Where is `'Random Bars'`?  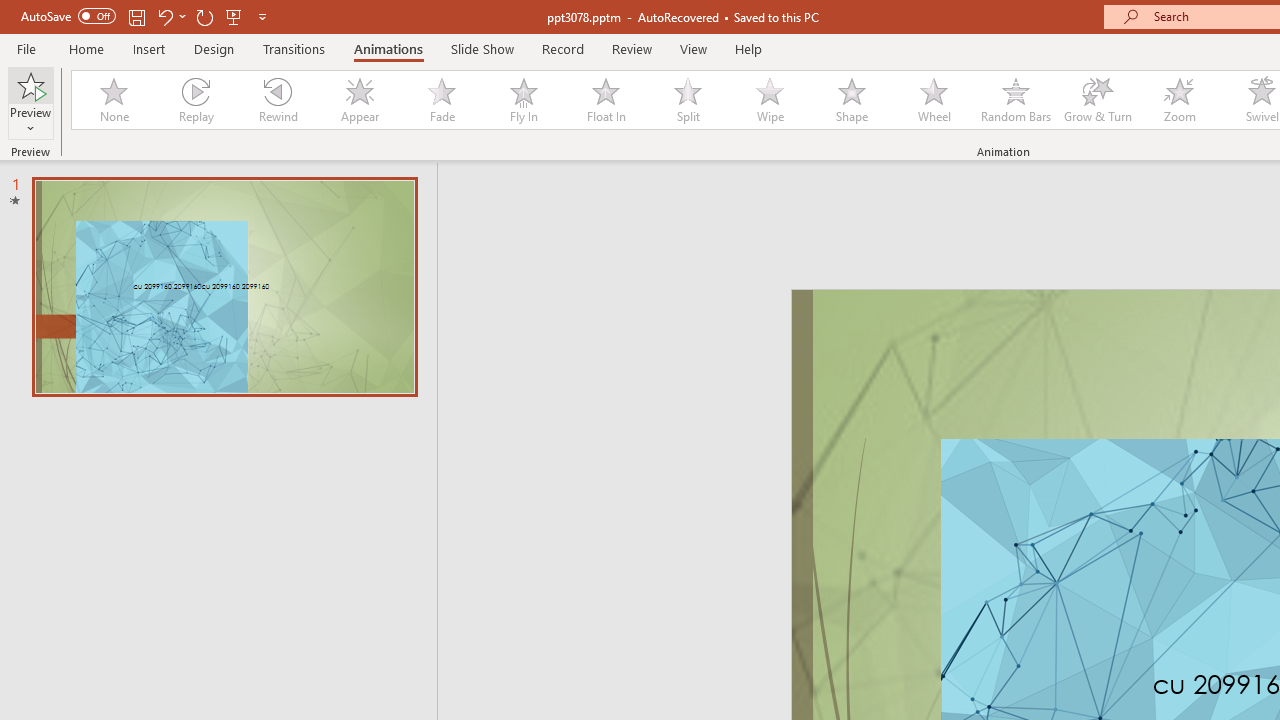
'Random Bars' is located at coordinates (1016, 100).